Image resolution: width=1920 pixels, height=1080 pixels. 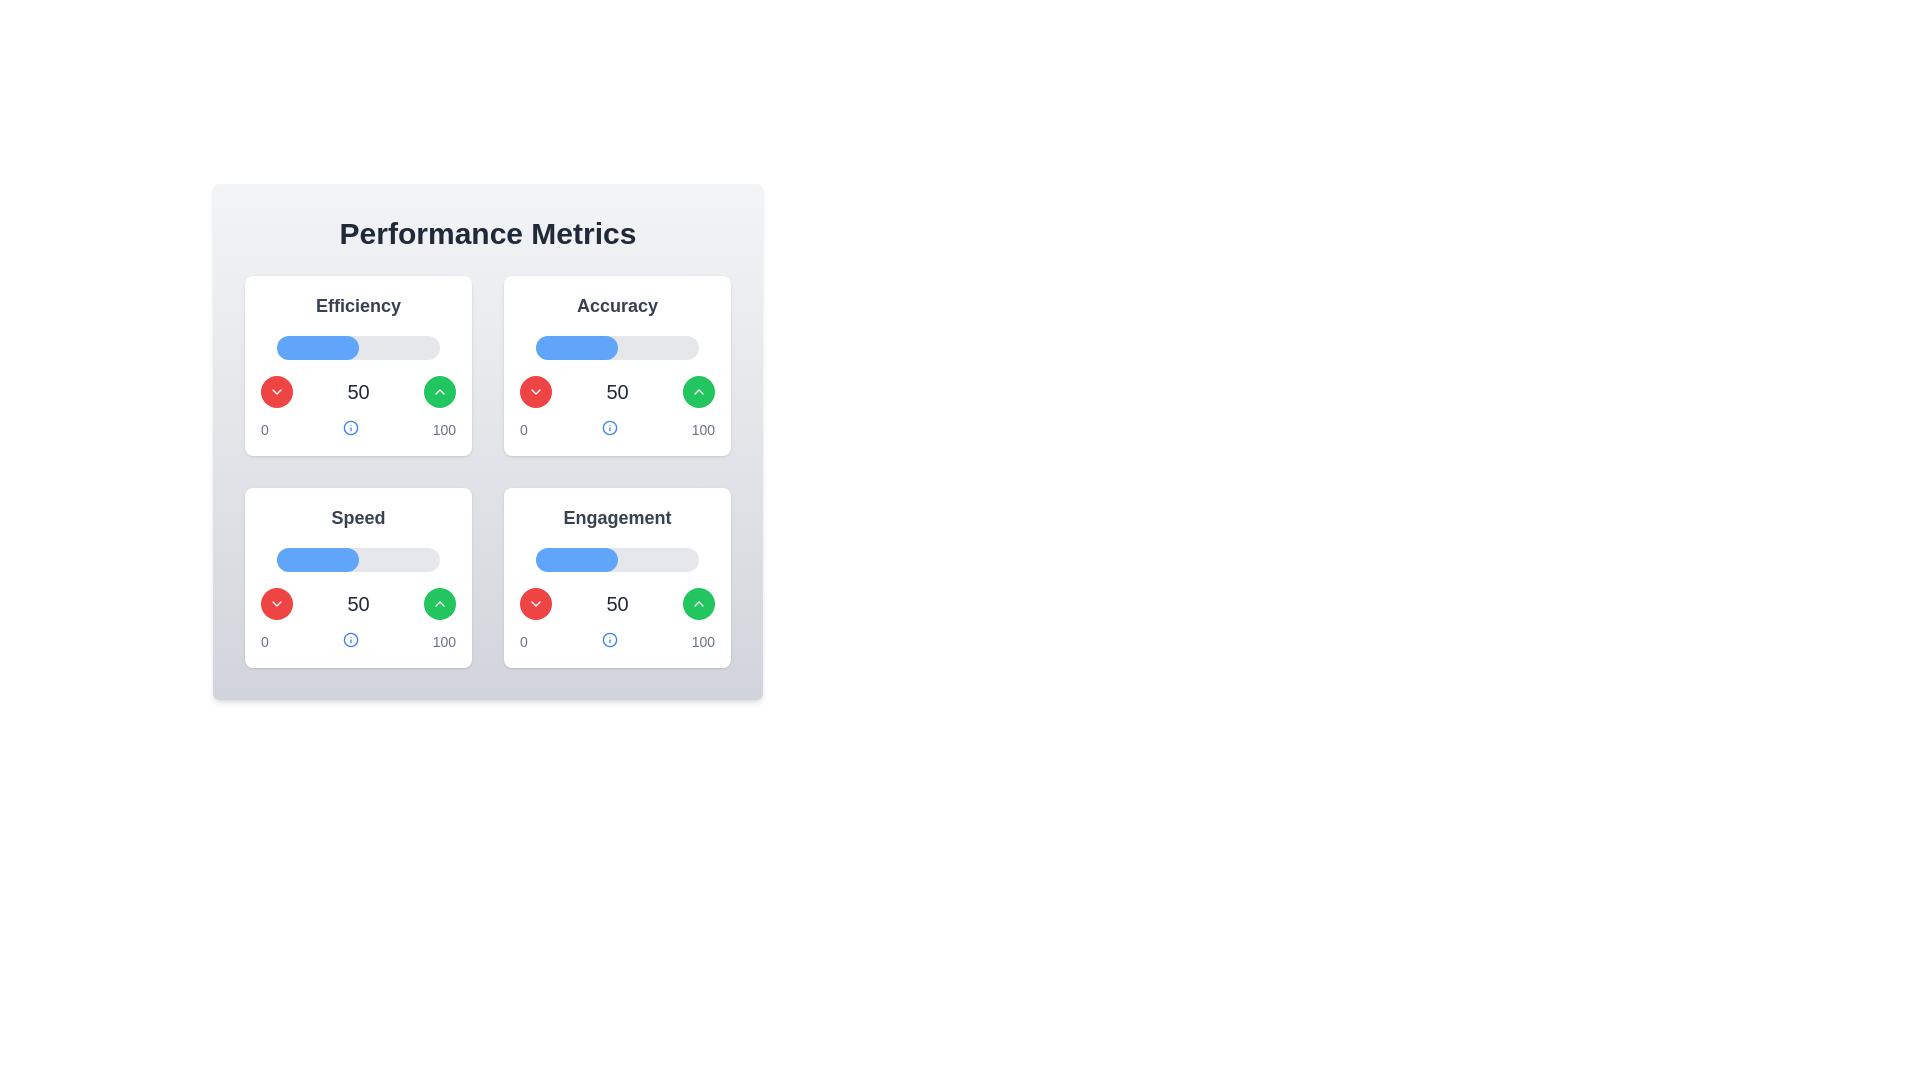 What do you see at coordinates (420, 346) in the screenshot?
I see `the efficiency value` at bounding box center [420, 346].